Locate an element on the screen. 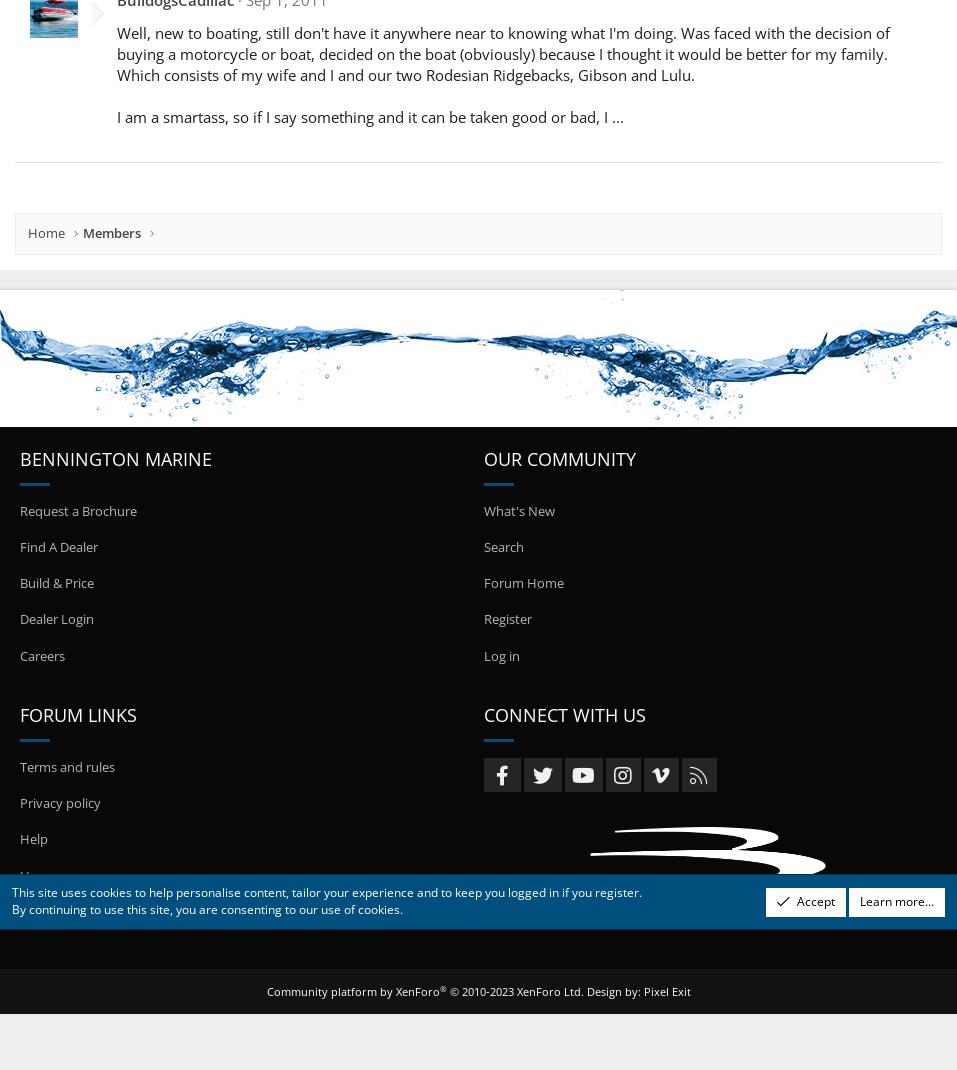 This screenshot has width=957, height=1070. 'Learn more…' is located at coordinates (896, 899).